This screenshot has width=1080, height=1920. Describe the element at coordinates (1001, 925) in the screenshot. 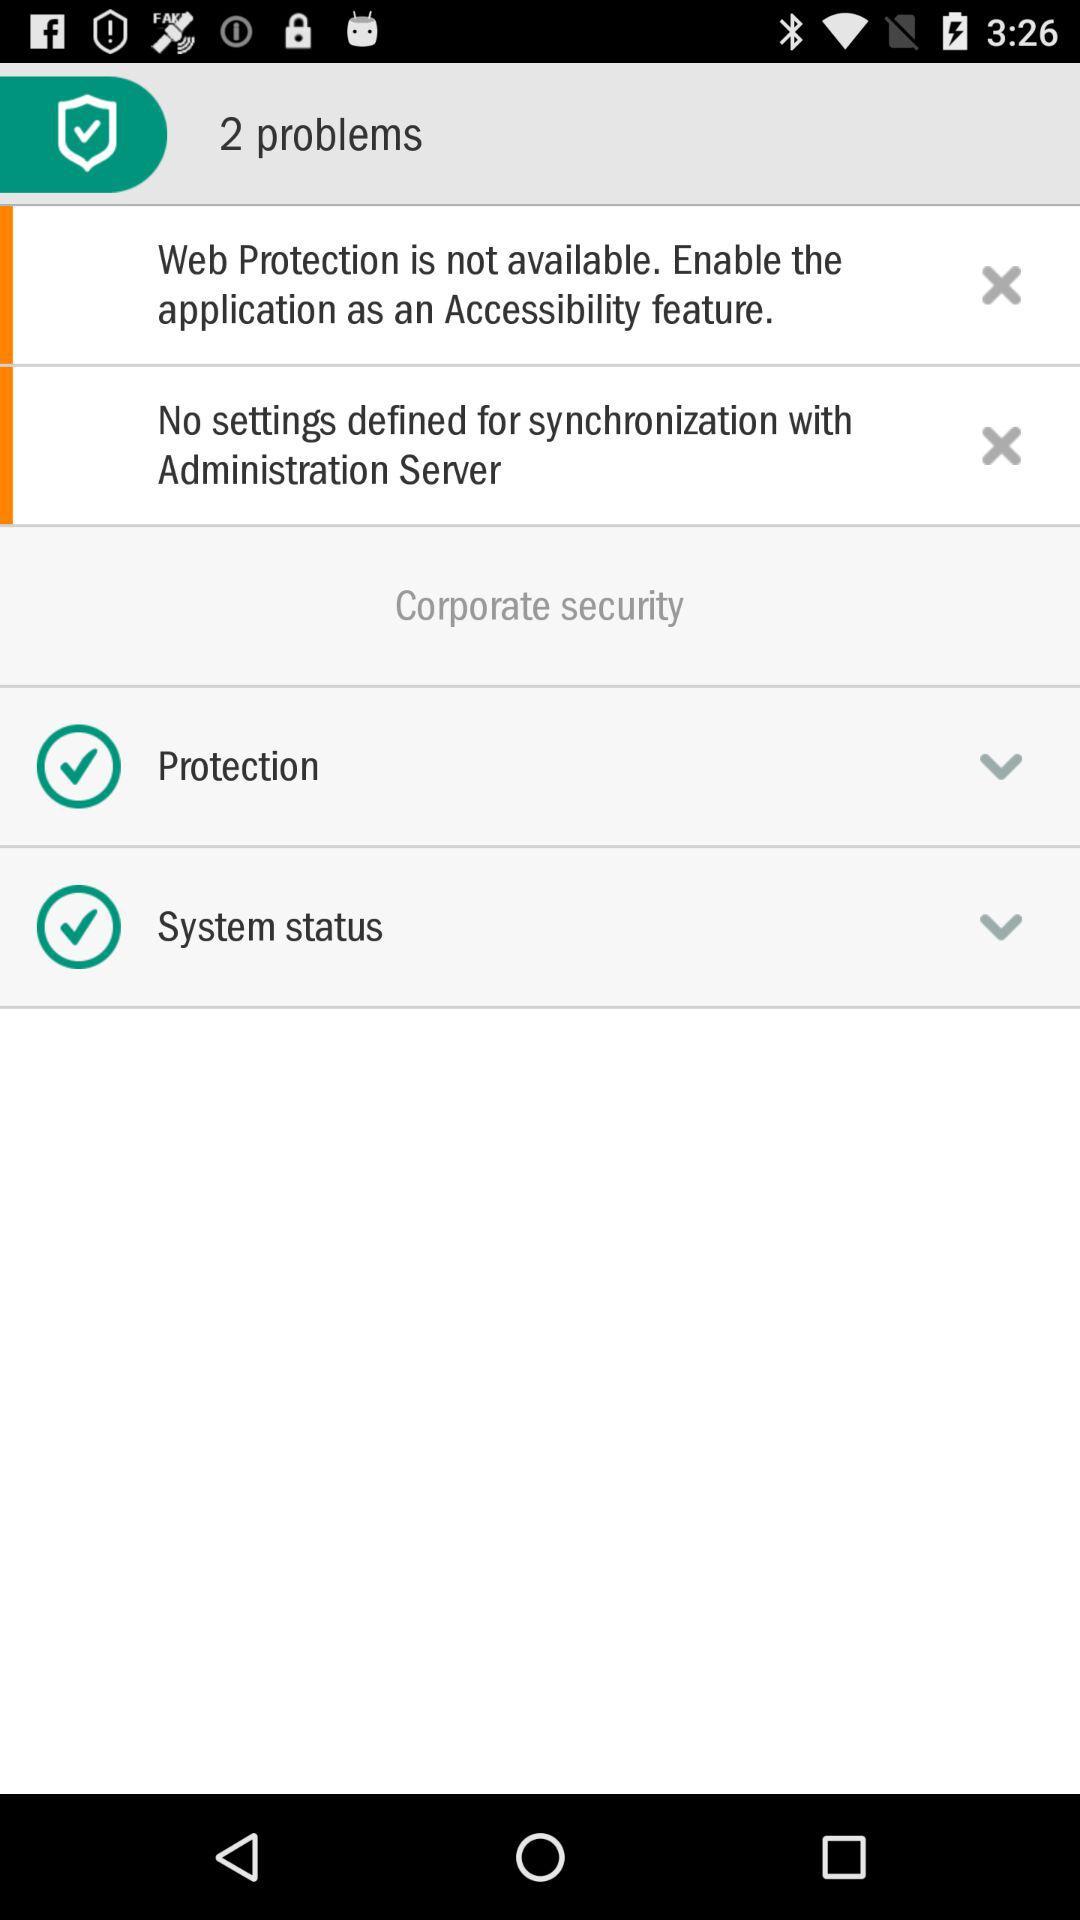

I see `system status tab` at that location.